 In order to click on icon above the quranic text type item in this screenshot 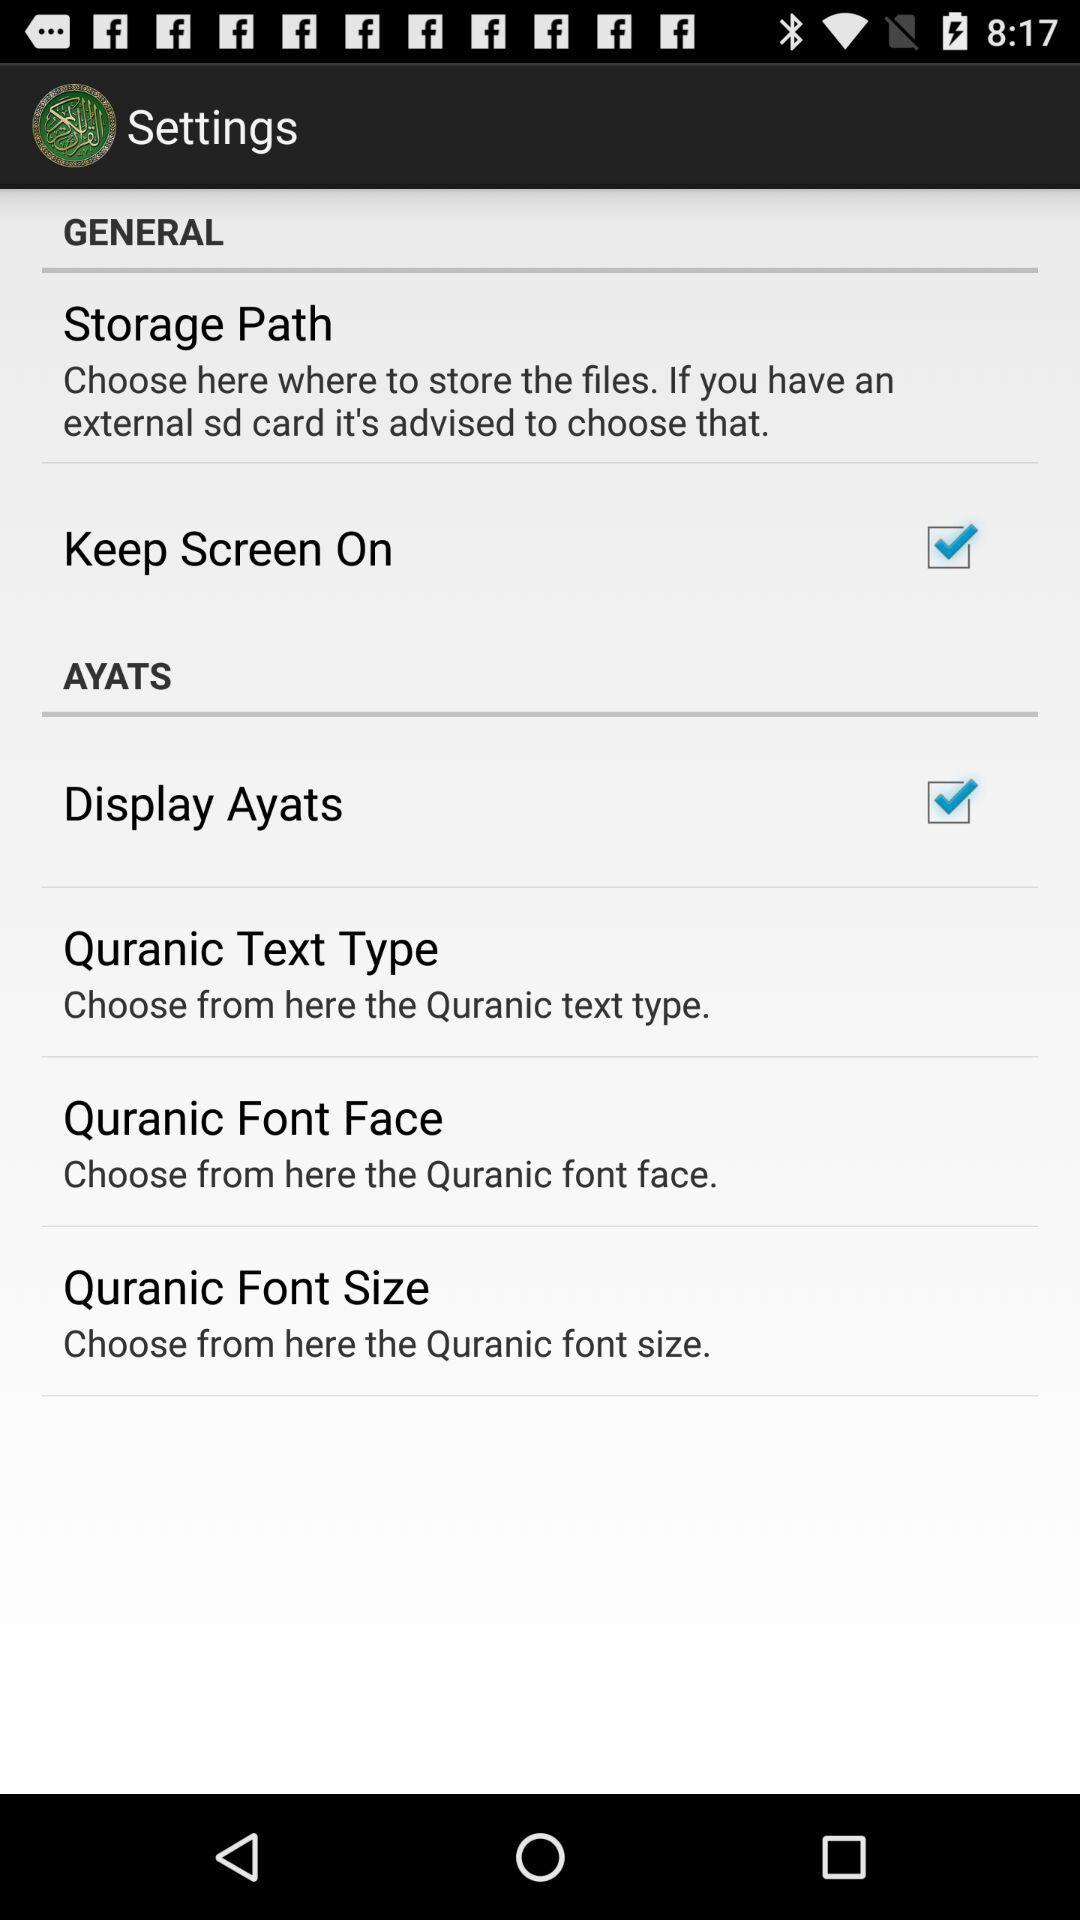, I will do `click(203, 802)`.